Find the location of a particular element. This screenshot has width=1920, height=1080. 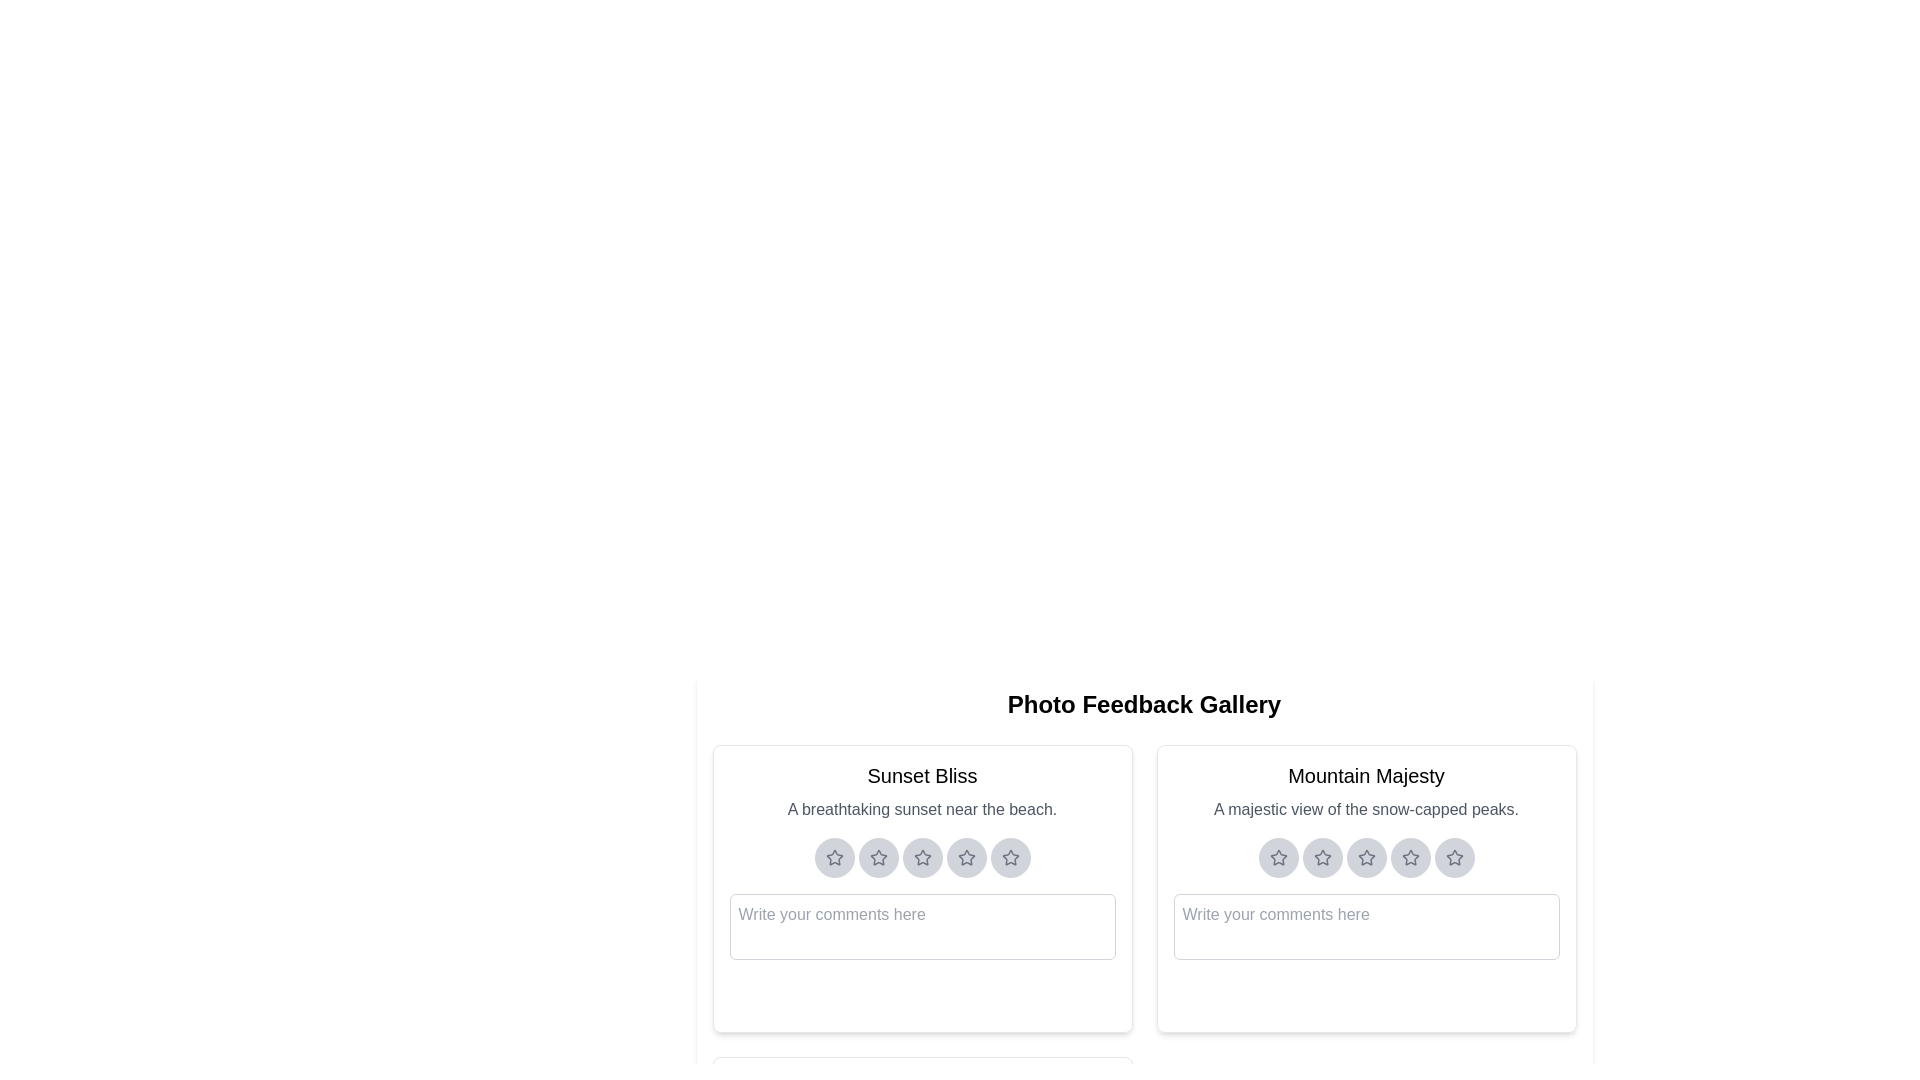

the Star rating icon located in the middle of the five buttons under the 'Mountain Majesty' feedback card is located at coordinates (1365, 856).